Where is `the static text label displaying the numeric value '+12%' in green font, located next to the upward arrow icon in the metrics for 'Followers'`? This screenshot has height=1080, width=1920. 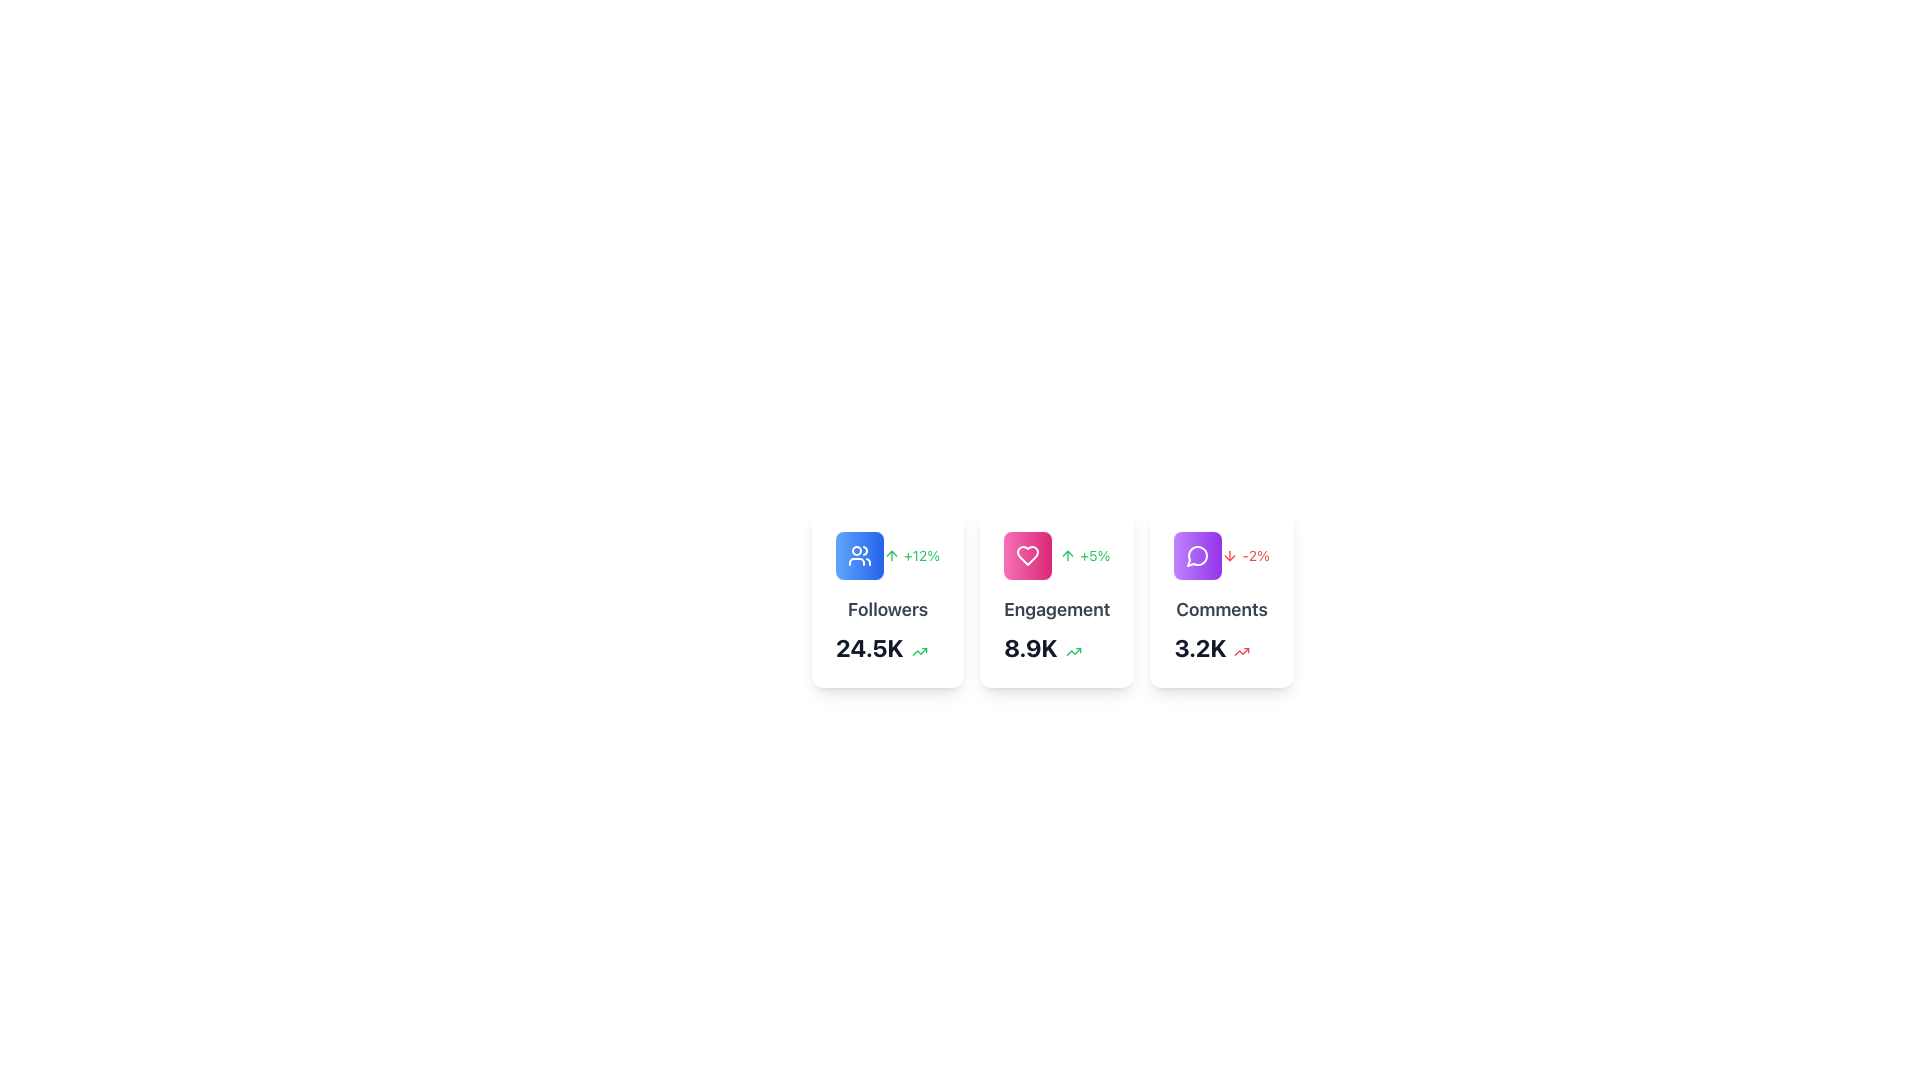 the static text label displaying the numeric value '+12%' in green font, located next to the upward arrow icon in the metrics for 'Followers' is located at coordinates (920, 555).